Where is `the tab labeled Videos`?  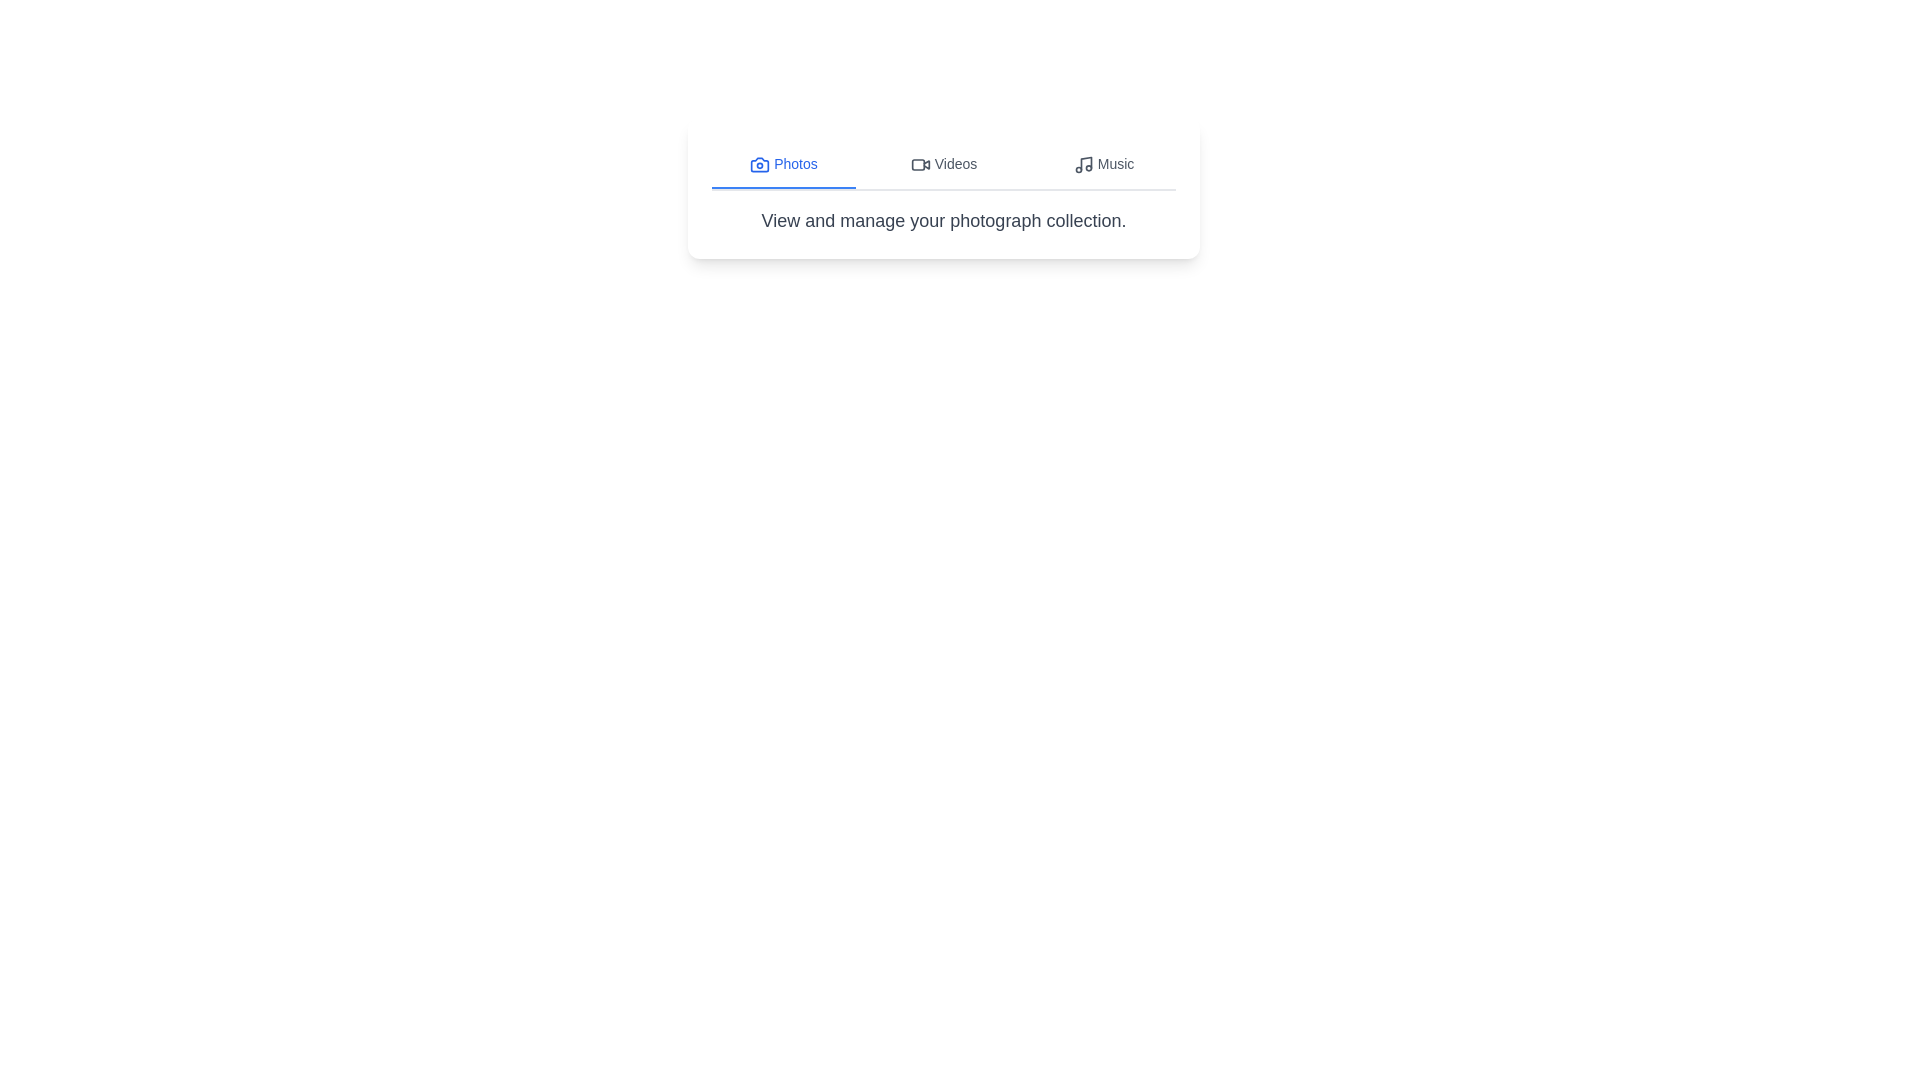 the tab labeled Videos is located at coordinates (943, 164).